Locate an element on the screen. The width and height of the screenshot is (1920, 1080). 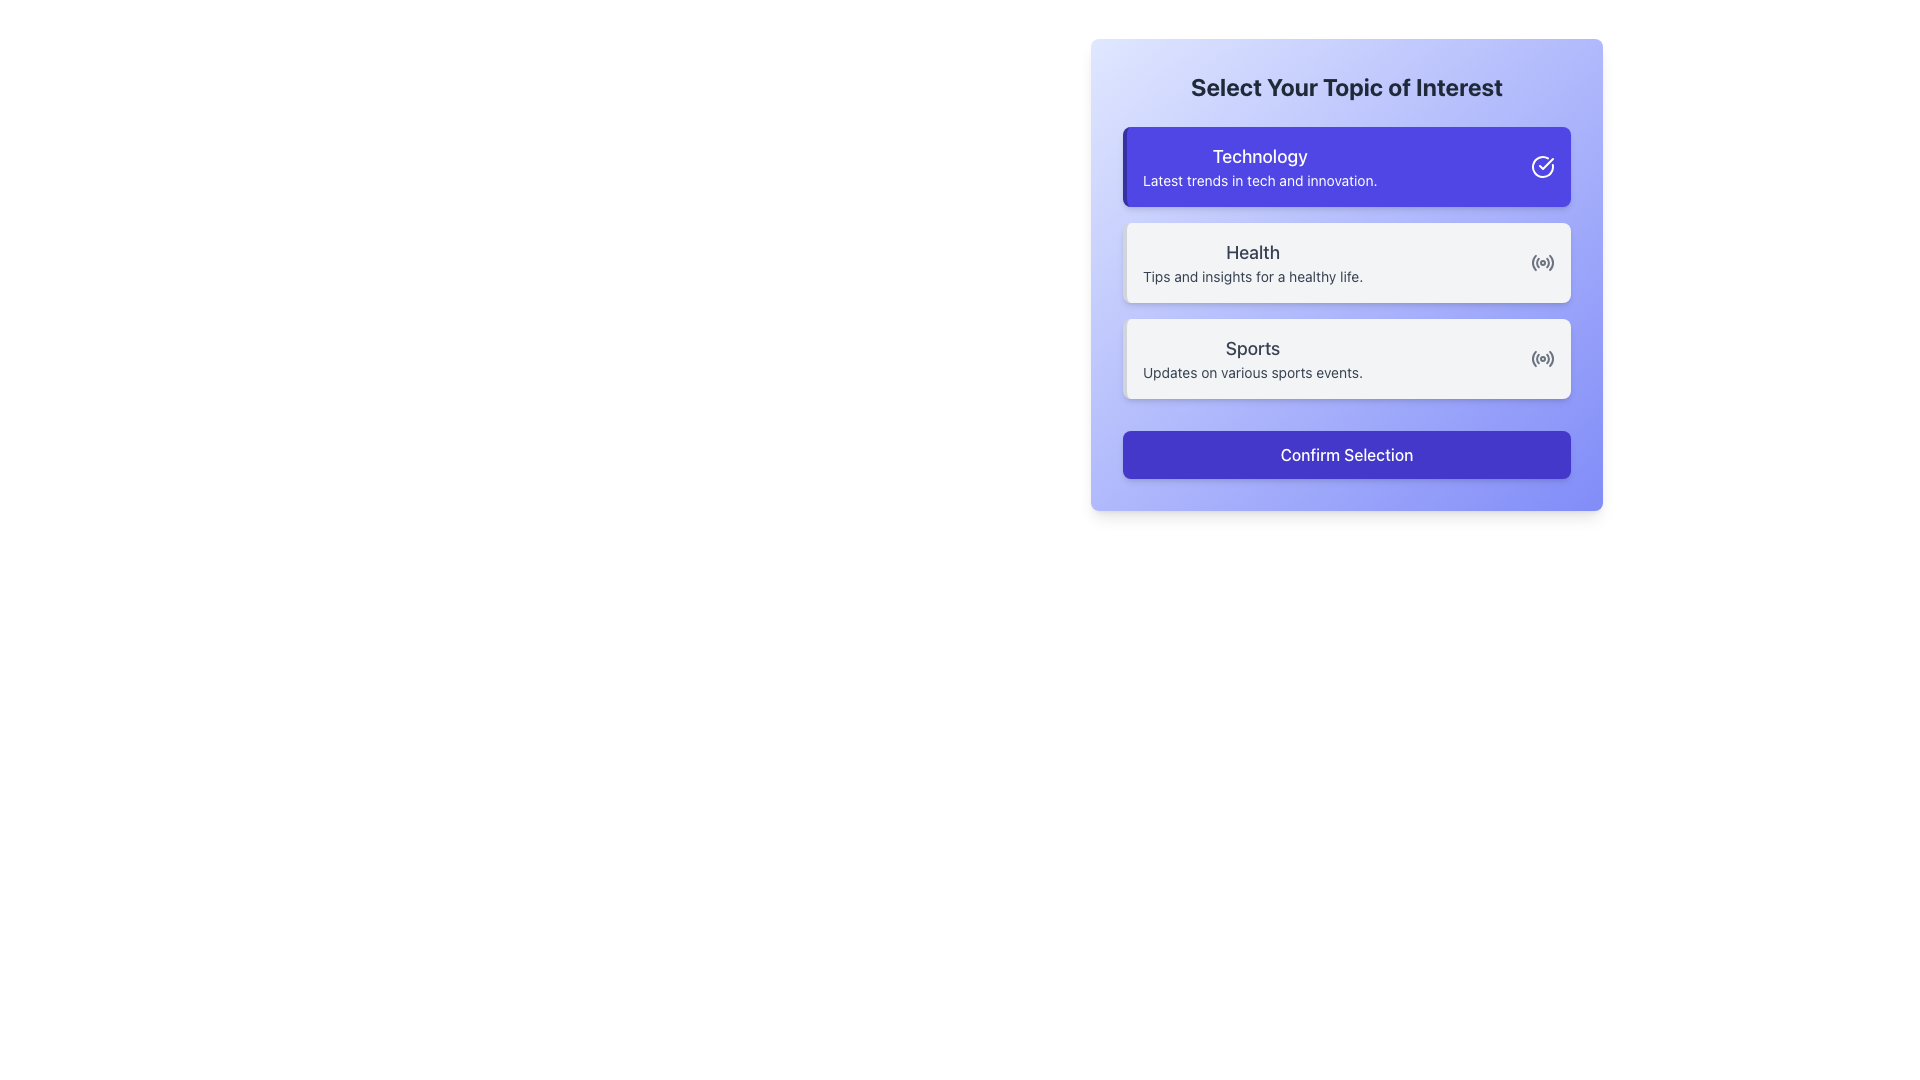
the 'Health' text block, which is the second option in a vertical list of categories, located centrally within a card-like section is located at coordinates (1252, 261).